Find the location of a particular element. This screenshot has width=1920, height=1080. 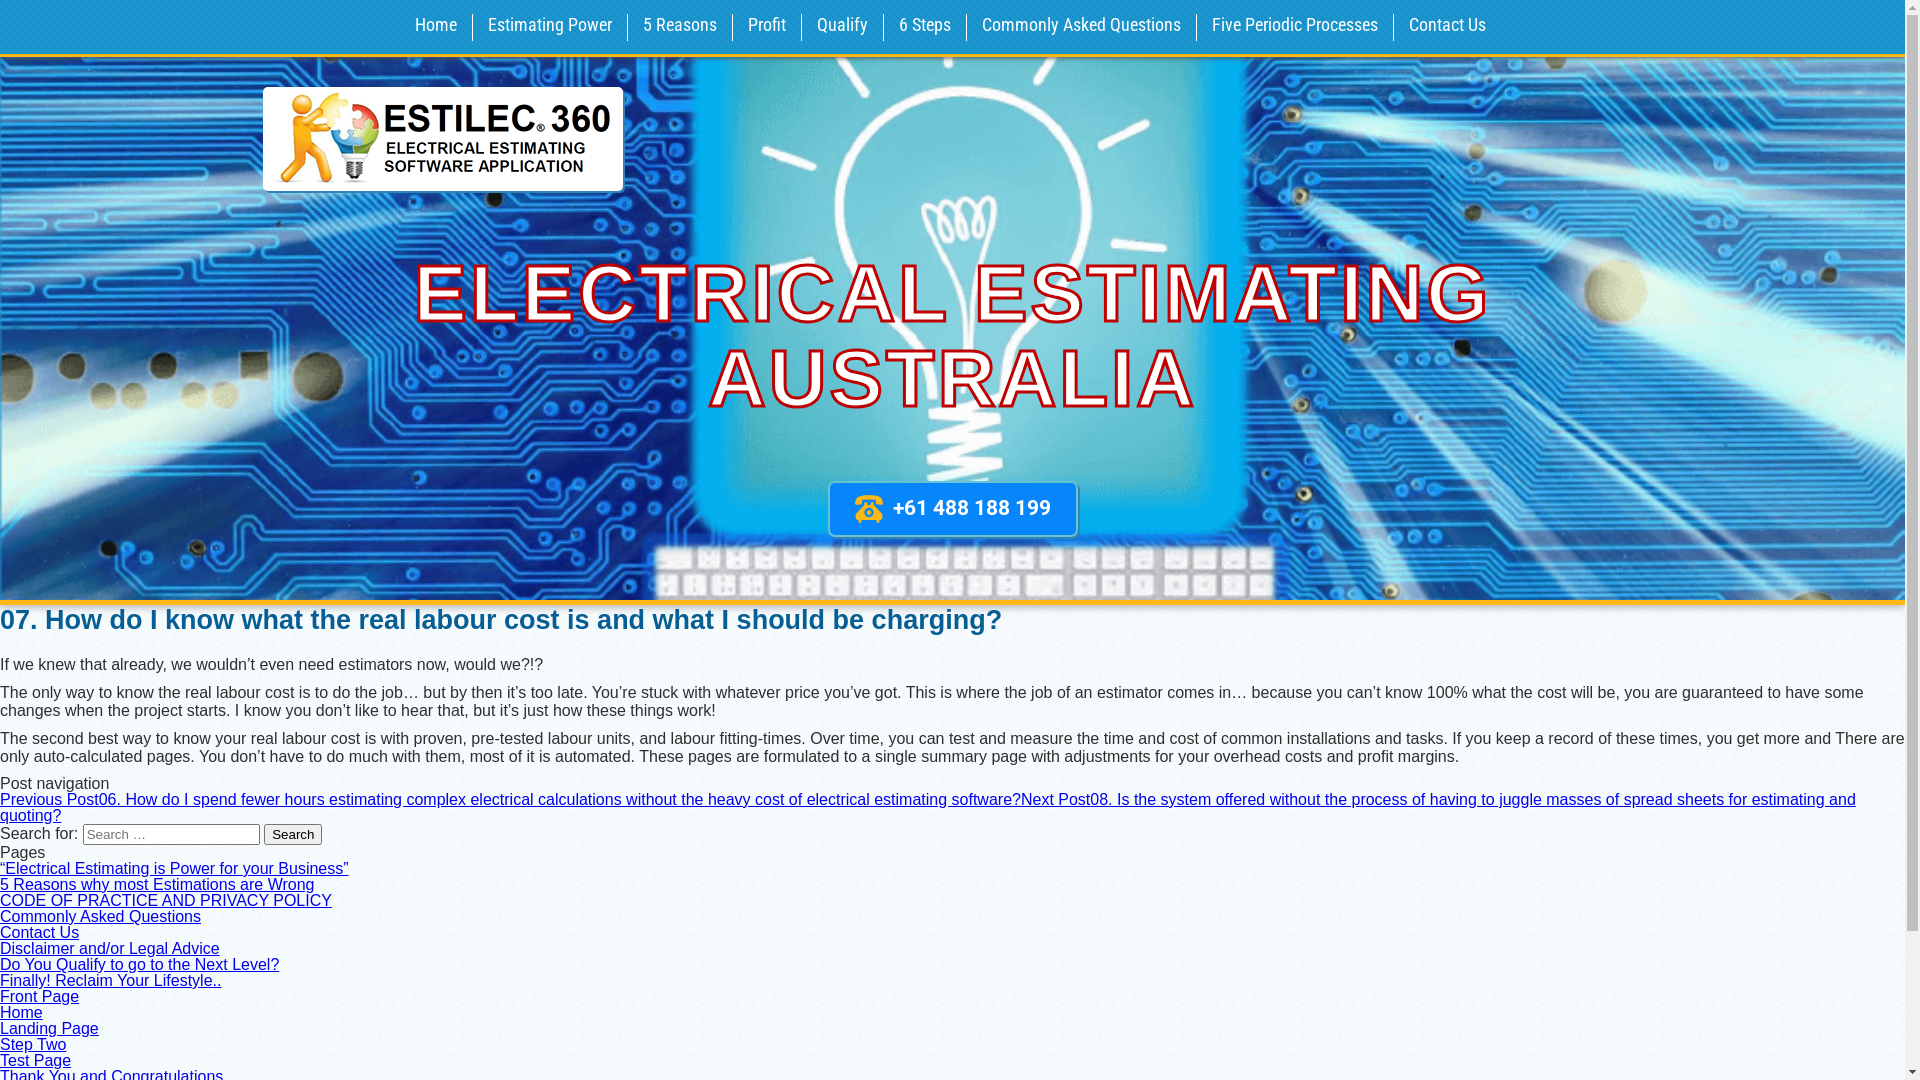

'Disclaimer and/or Legal Advice' is located at coordinates (109, 947).